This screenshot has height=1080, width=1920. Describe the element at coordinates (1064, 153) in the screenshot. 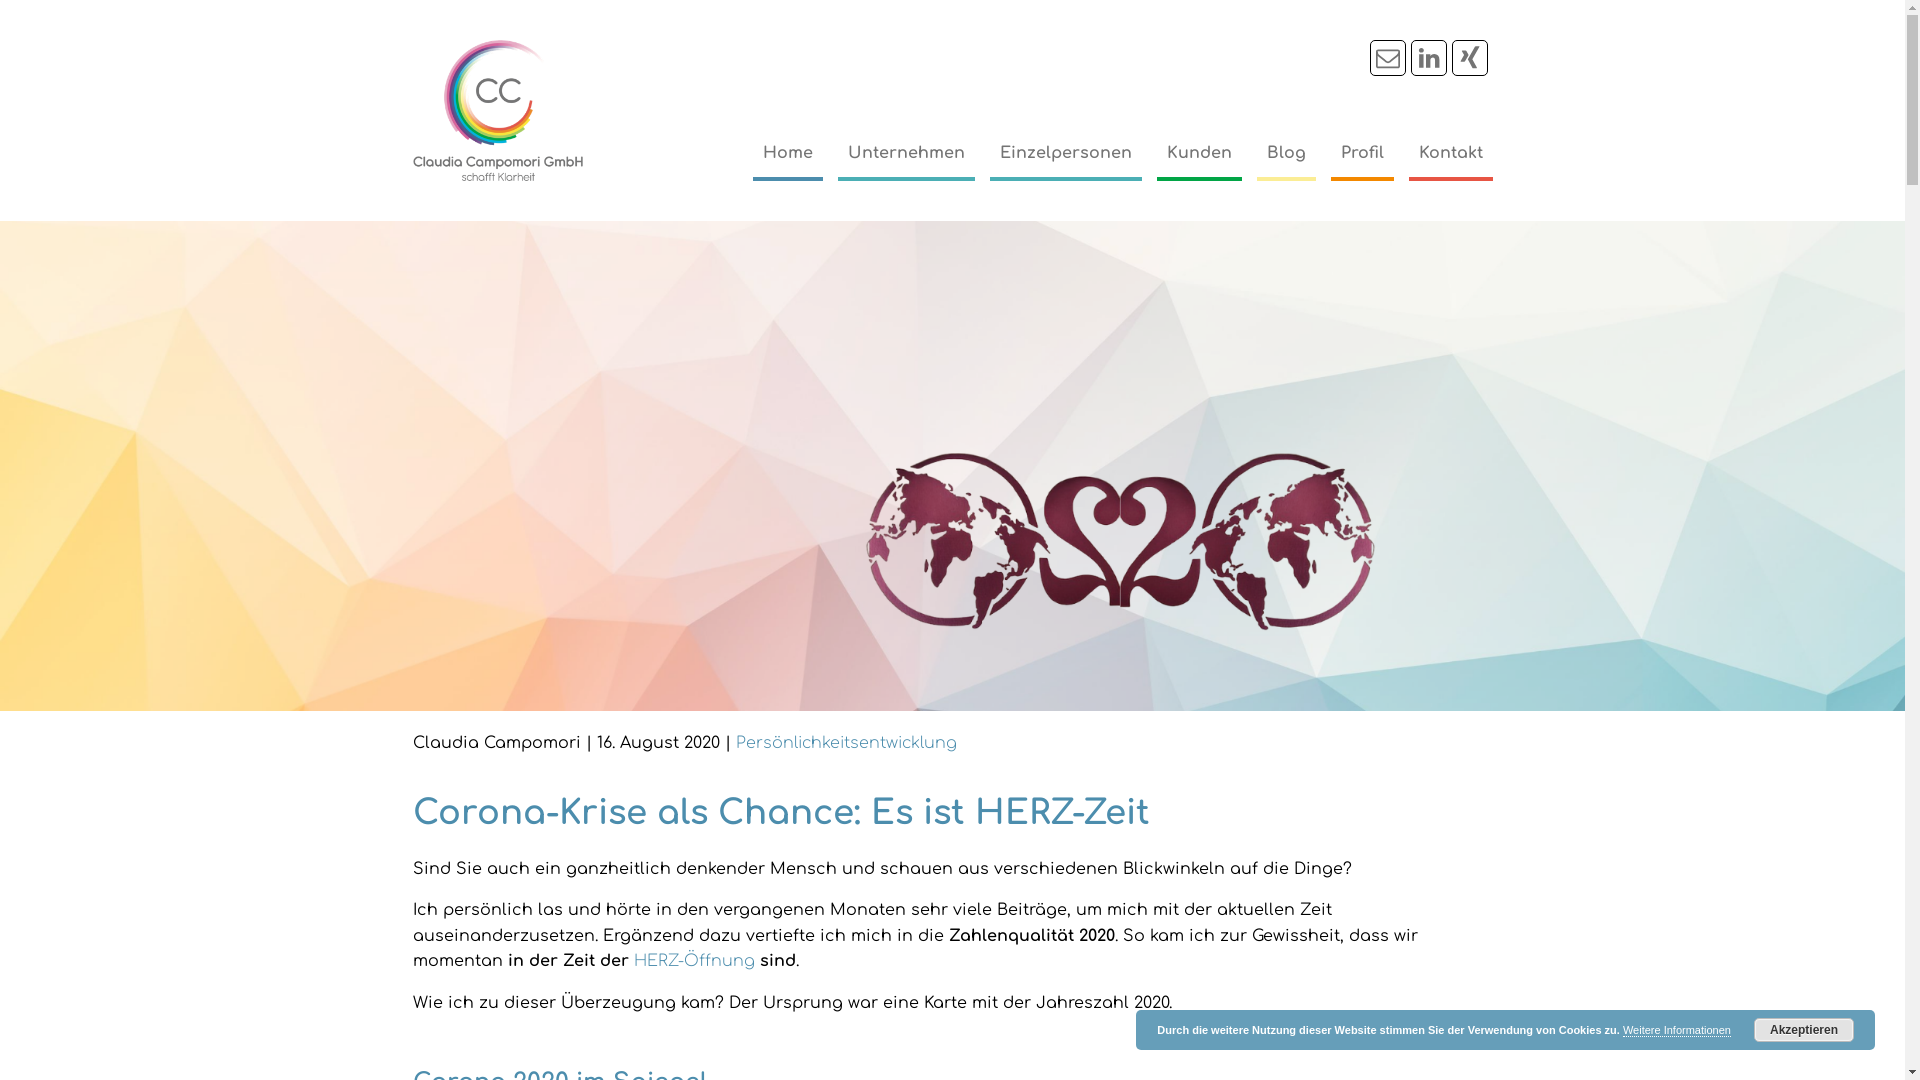

I see `'Einzelpersonen'` at that location.